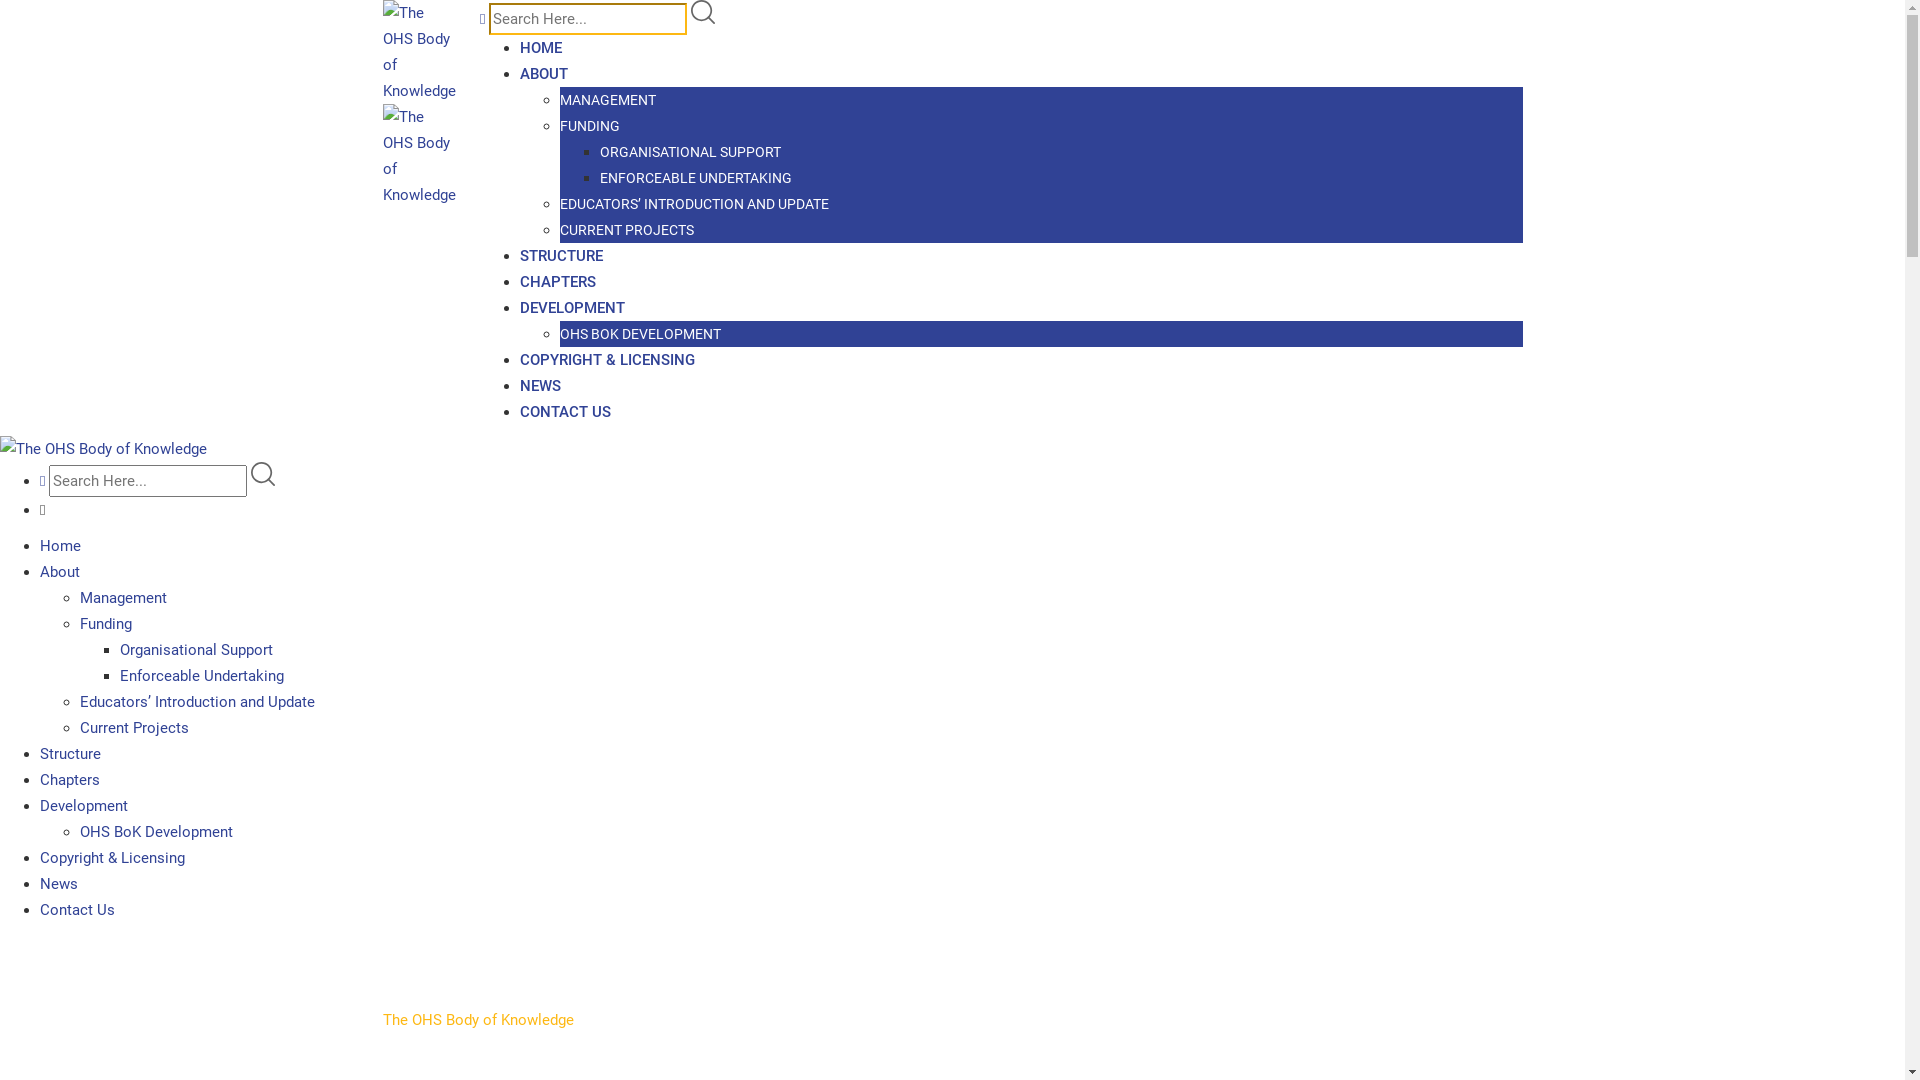 This screenshot has height=1080, width=1920. Describe the element at coordinates (589, 126) in the screenshot. I see `'FUNDING'` at that location.